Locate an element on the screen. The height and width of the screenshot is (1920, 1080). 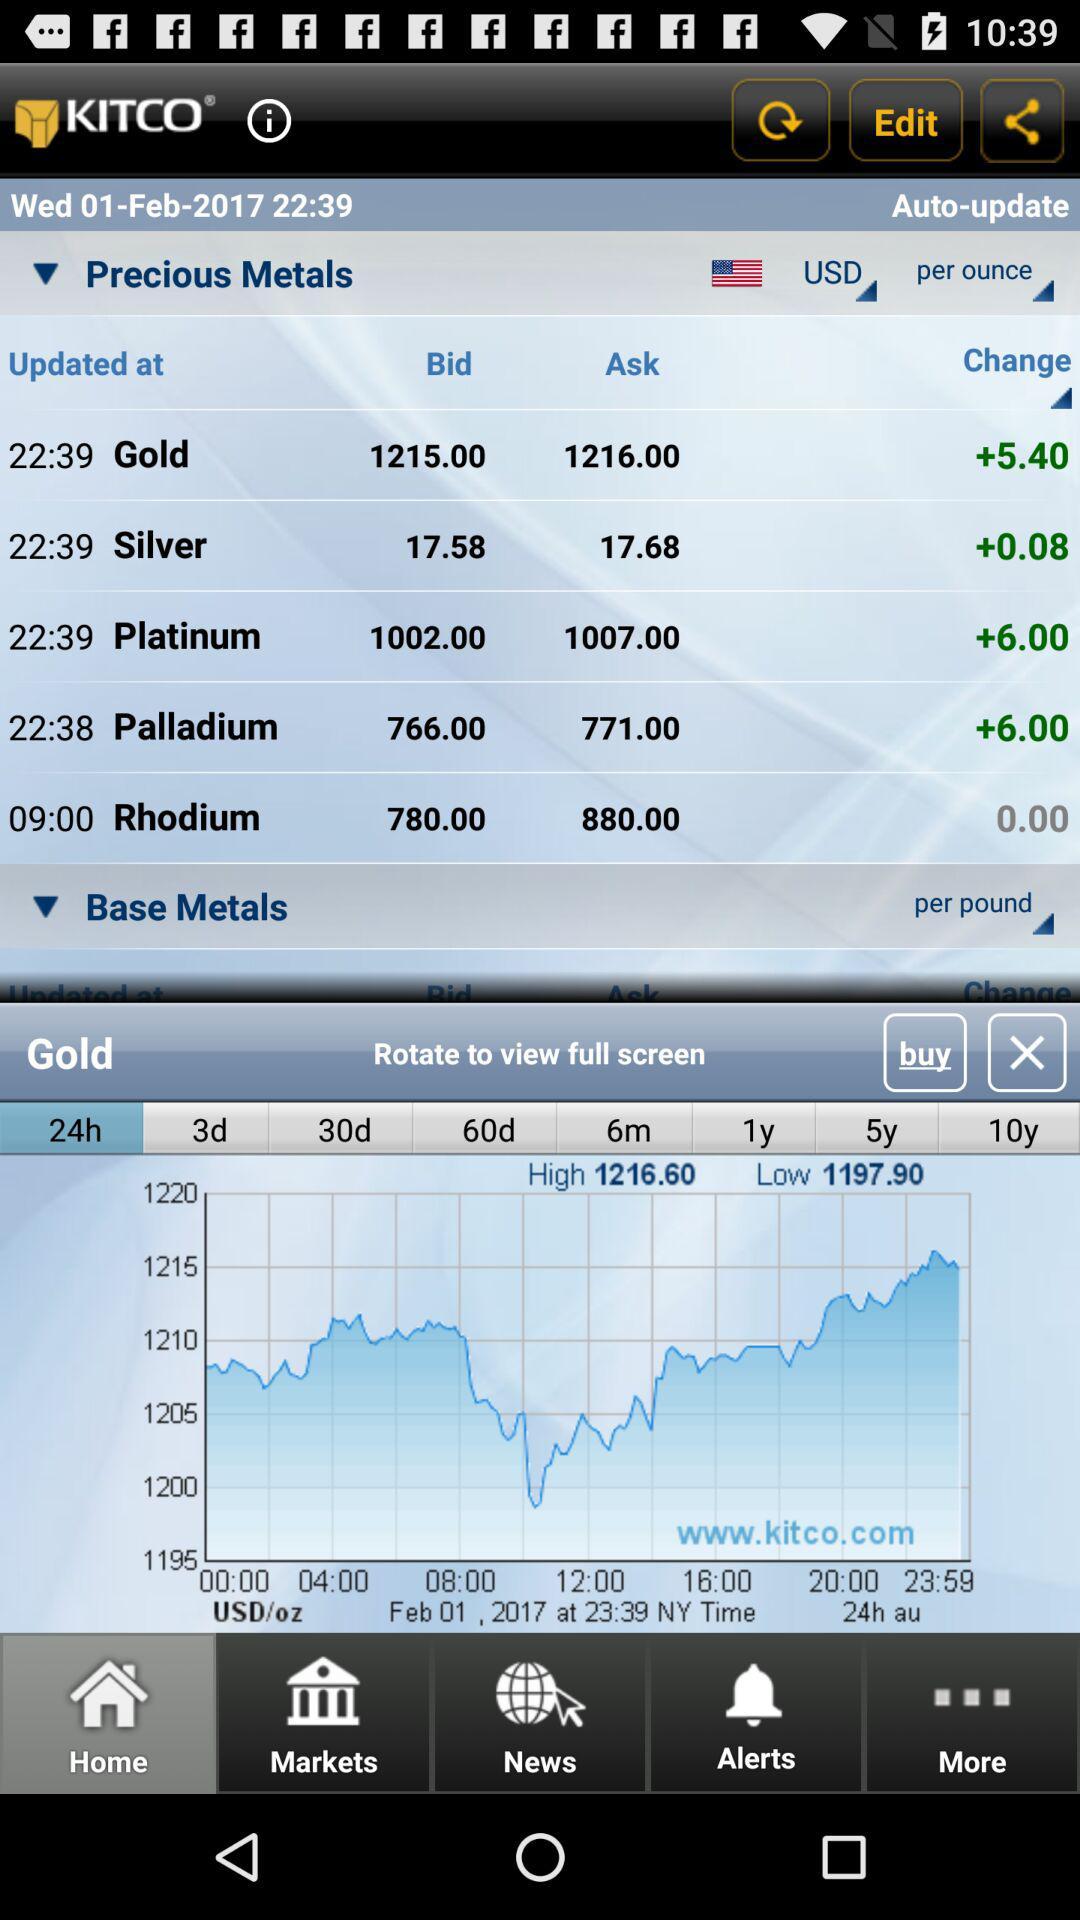
share this page is located at coordinates (1022, 119).